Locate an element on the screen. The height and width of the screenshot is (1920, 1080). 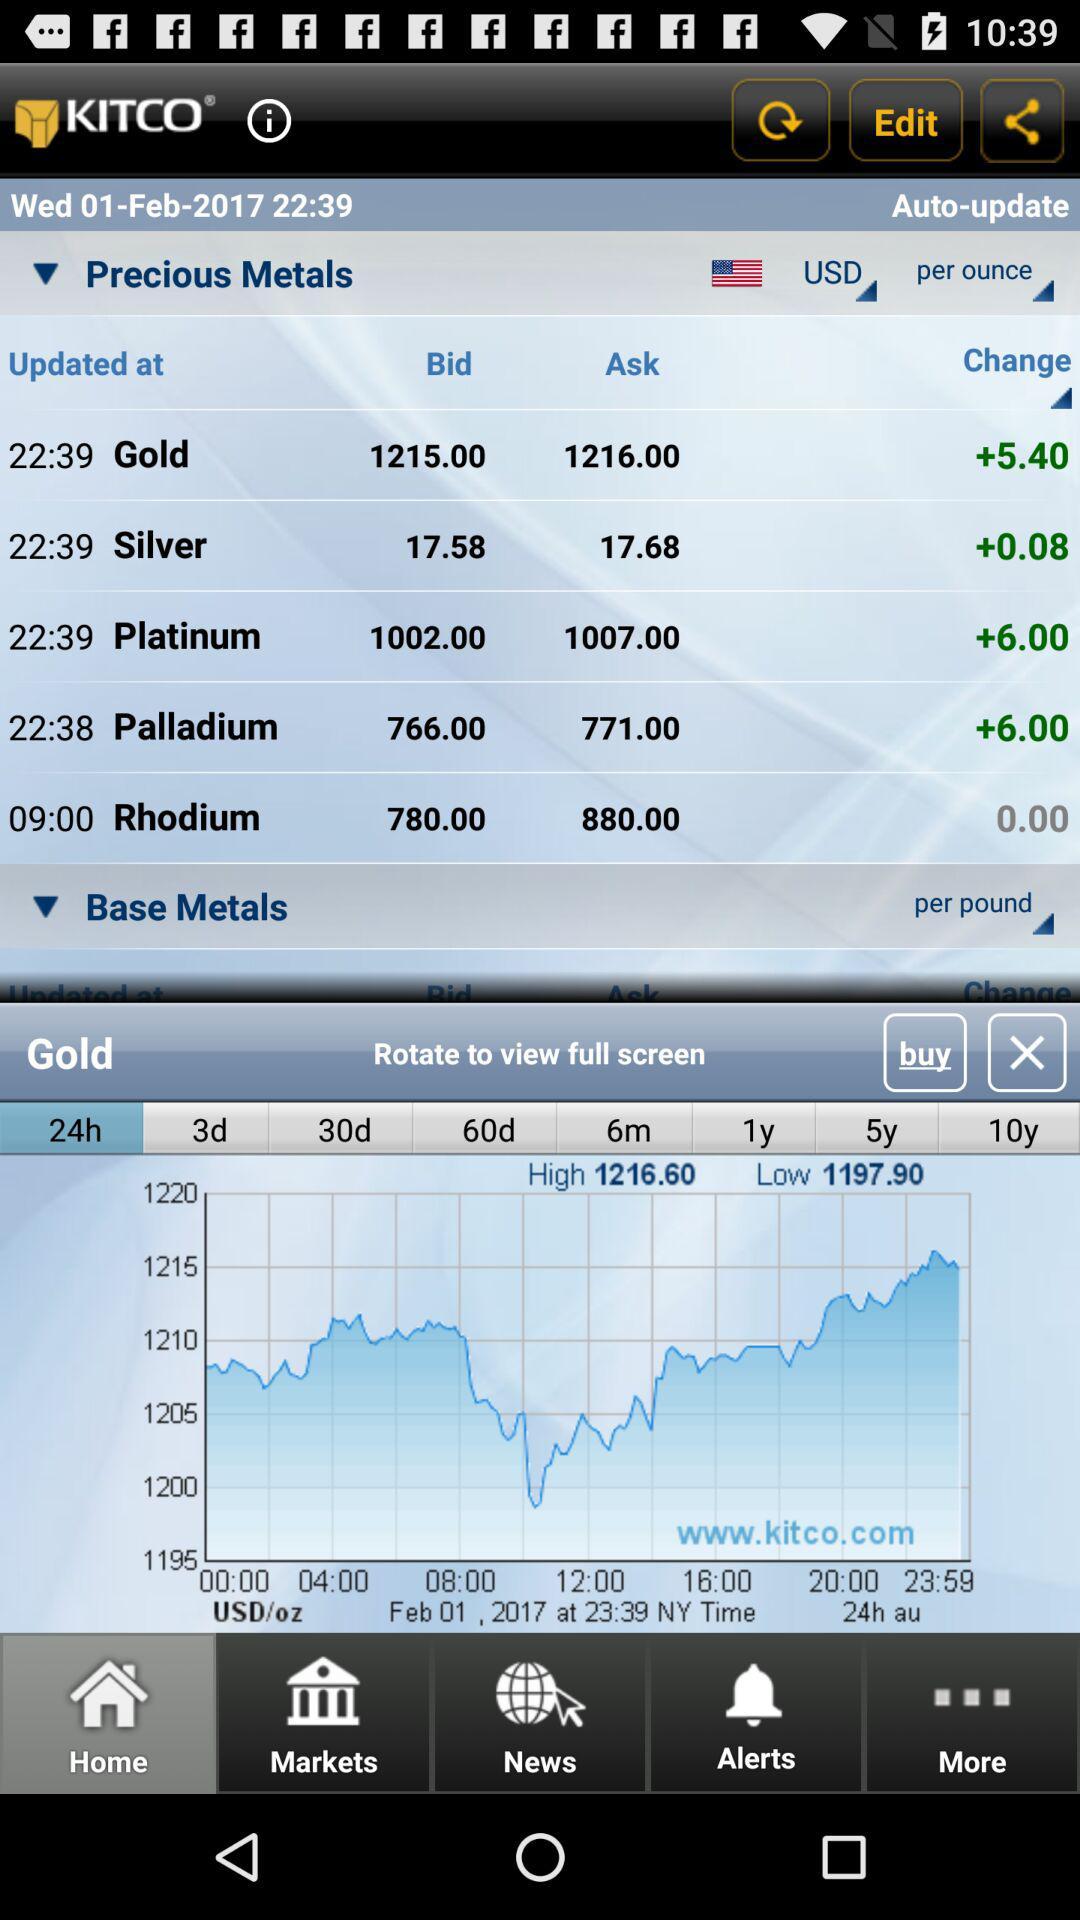
share this page is located at coordinates (1022, 119).